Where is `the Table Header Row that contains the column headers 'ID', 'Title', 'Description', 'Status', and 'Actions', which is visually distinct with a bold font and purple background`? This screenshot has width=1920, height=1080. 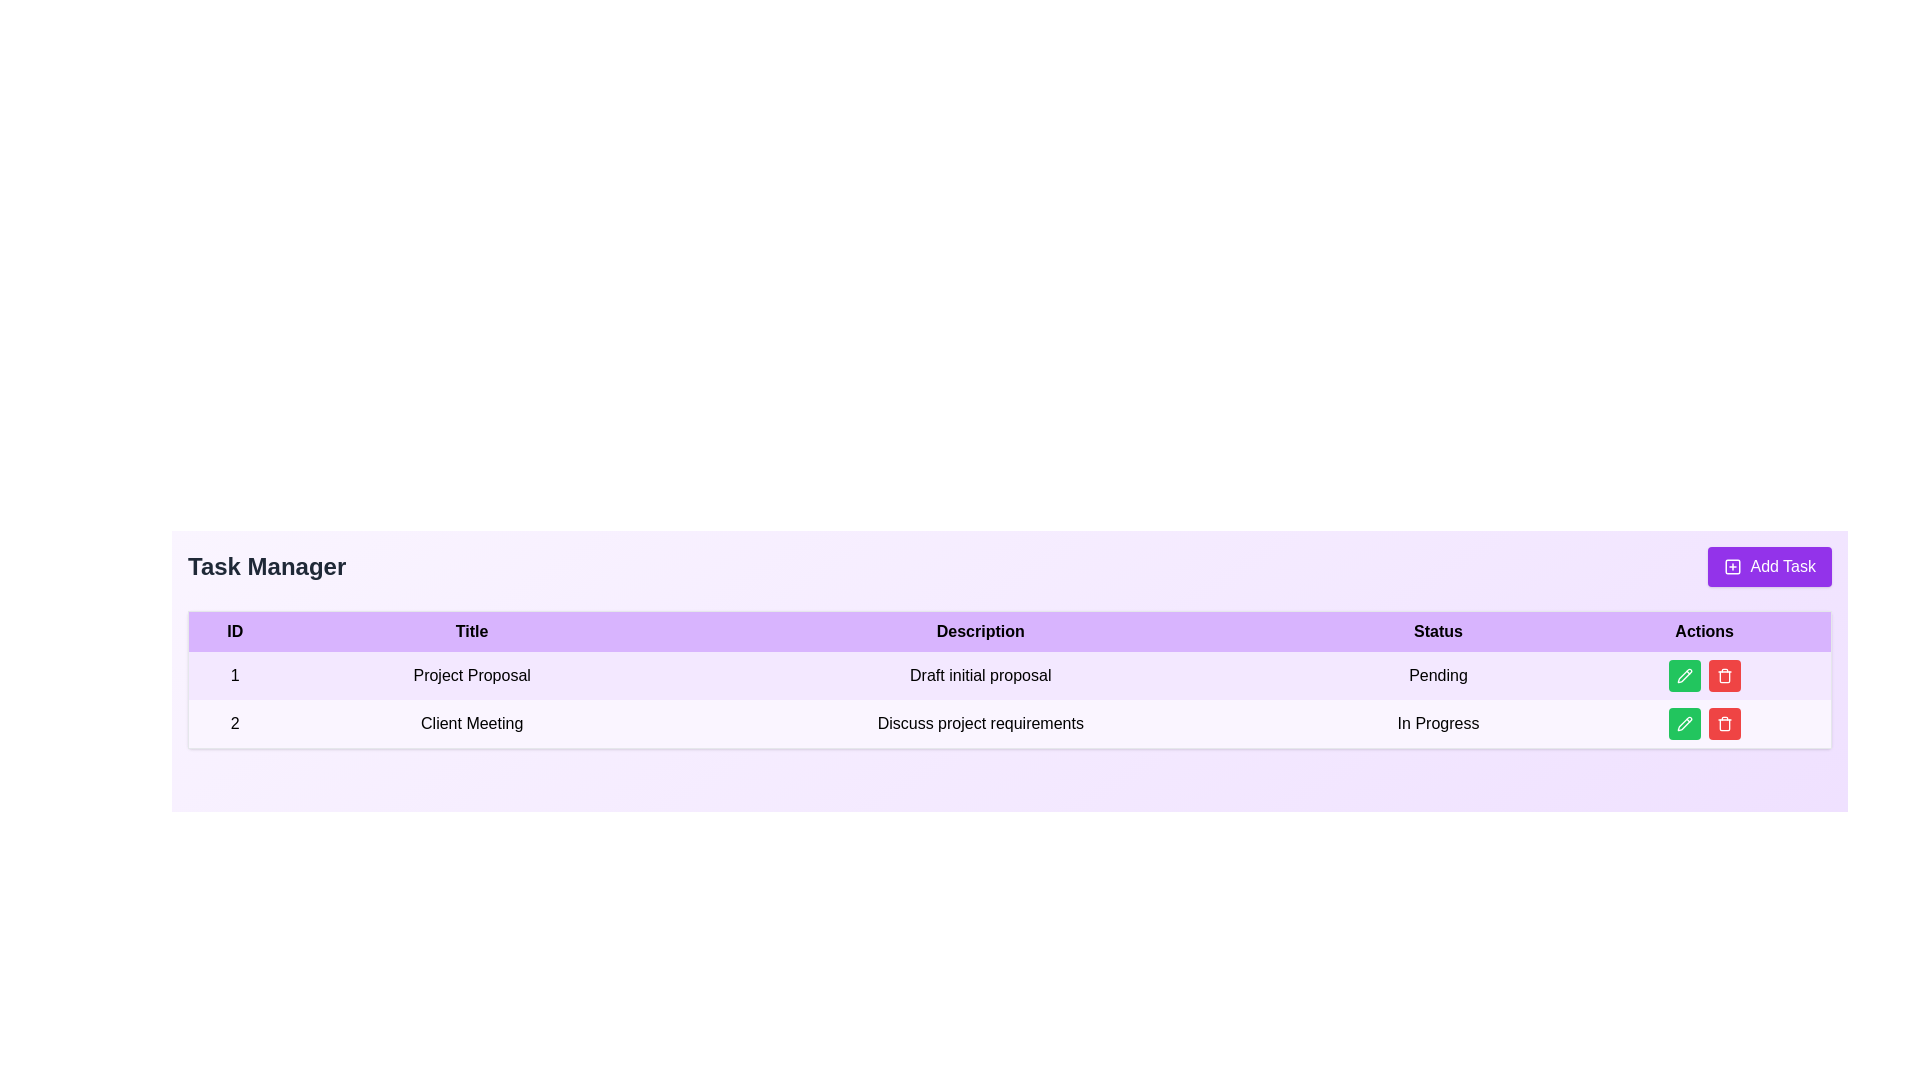 the Table Header Row that contains the column headers 'ID', 'Title', 'Description', 'Status', and 'Actions', which is visually distinct with a bold font and purple background is located at coordinates (1009, 631).